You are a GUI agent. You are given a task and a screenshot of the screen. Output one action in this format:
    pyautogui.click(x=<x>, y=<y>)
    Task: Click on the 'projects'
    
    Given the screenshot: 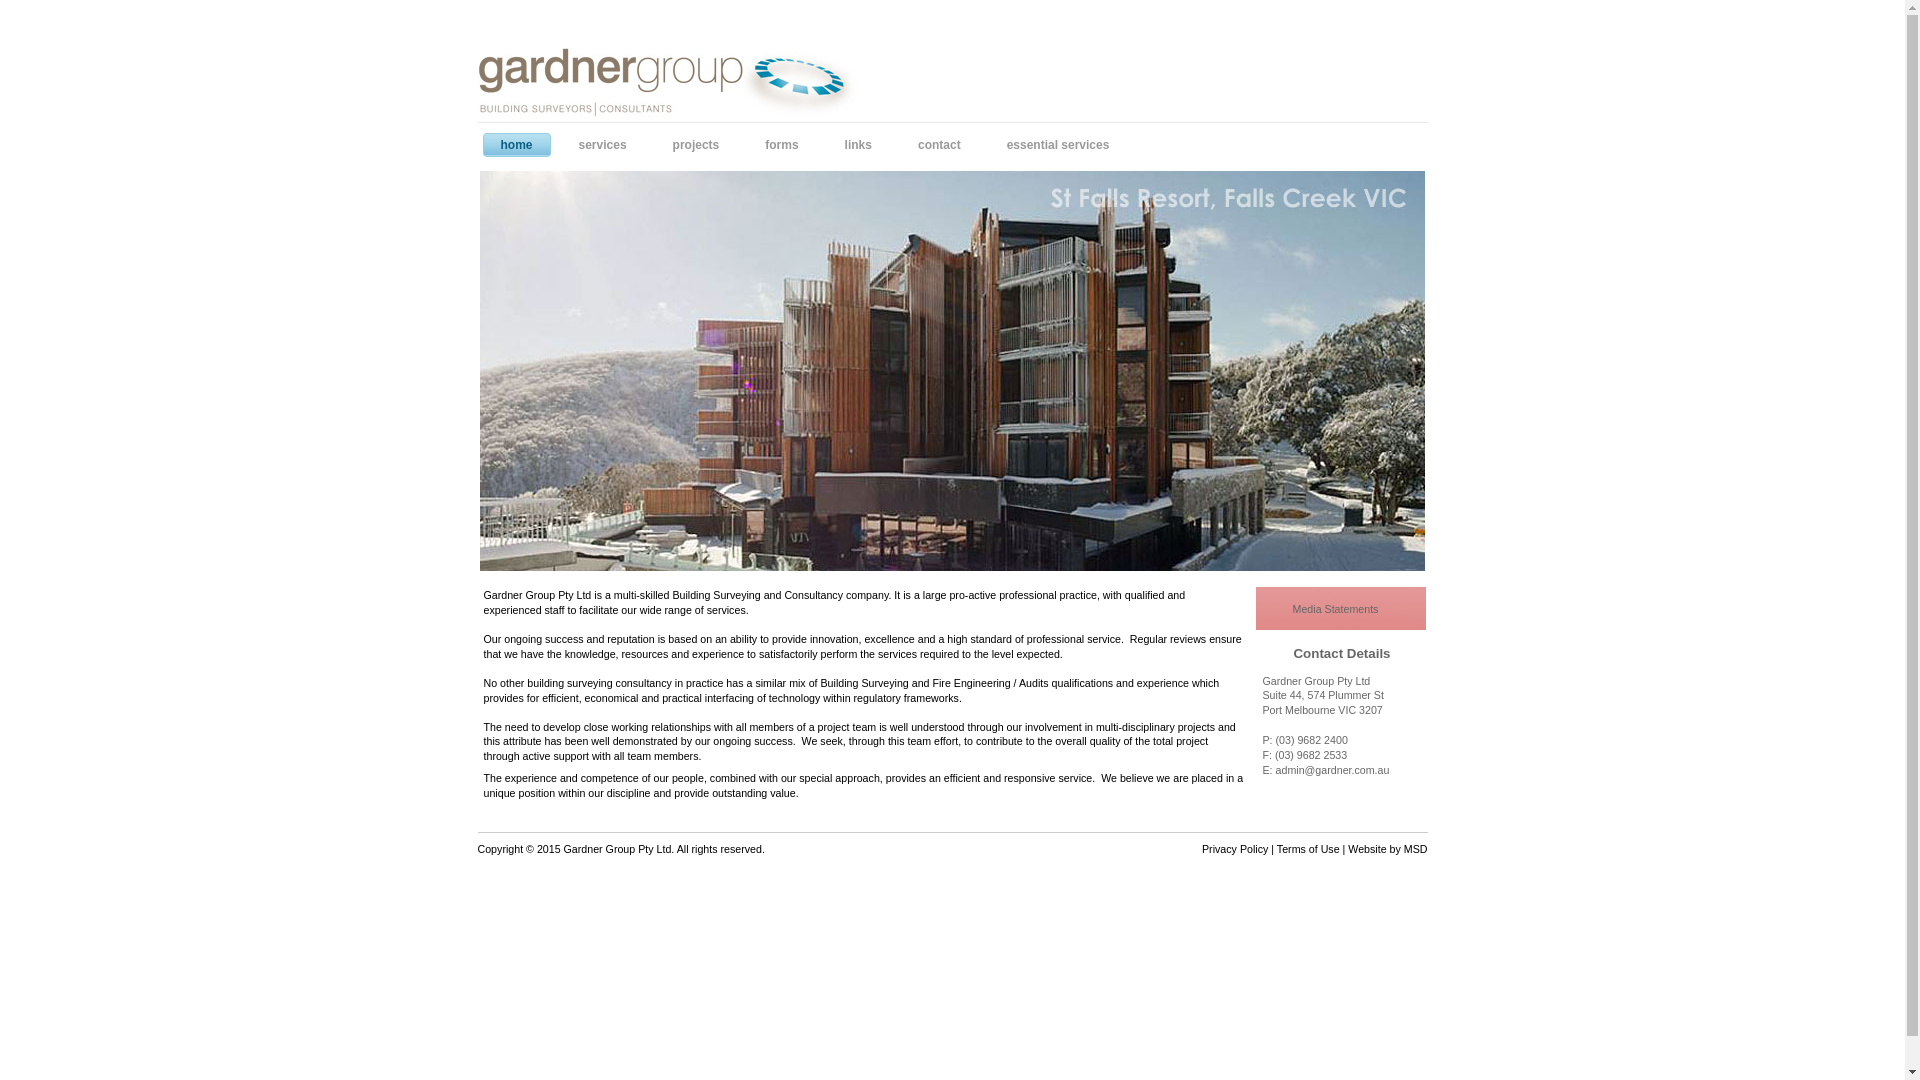 What is the action you would take?
    pyautogui.click(x=701, y=145)
    